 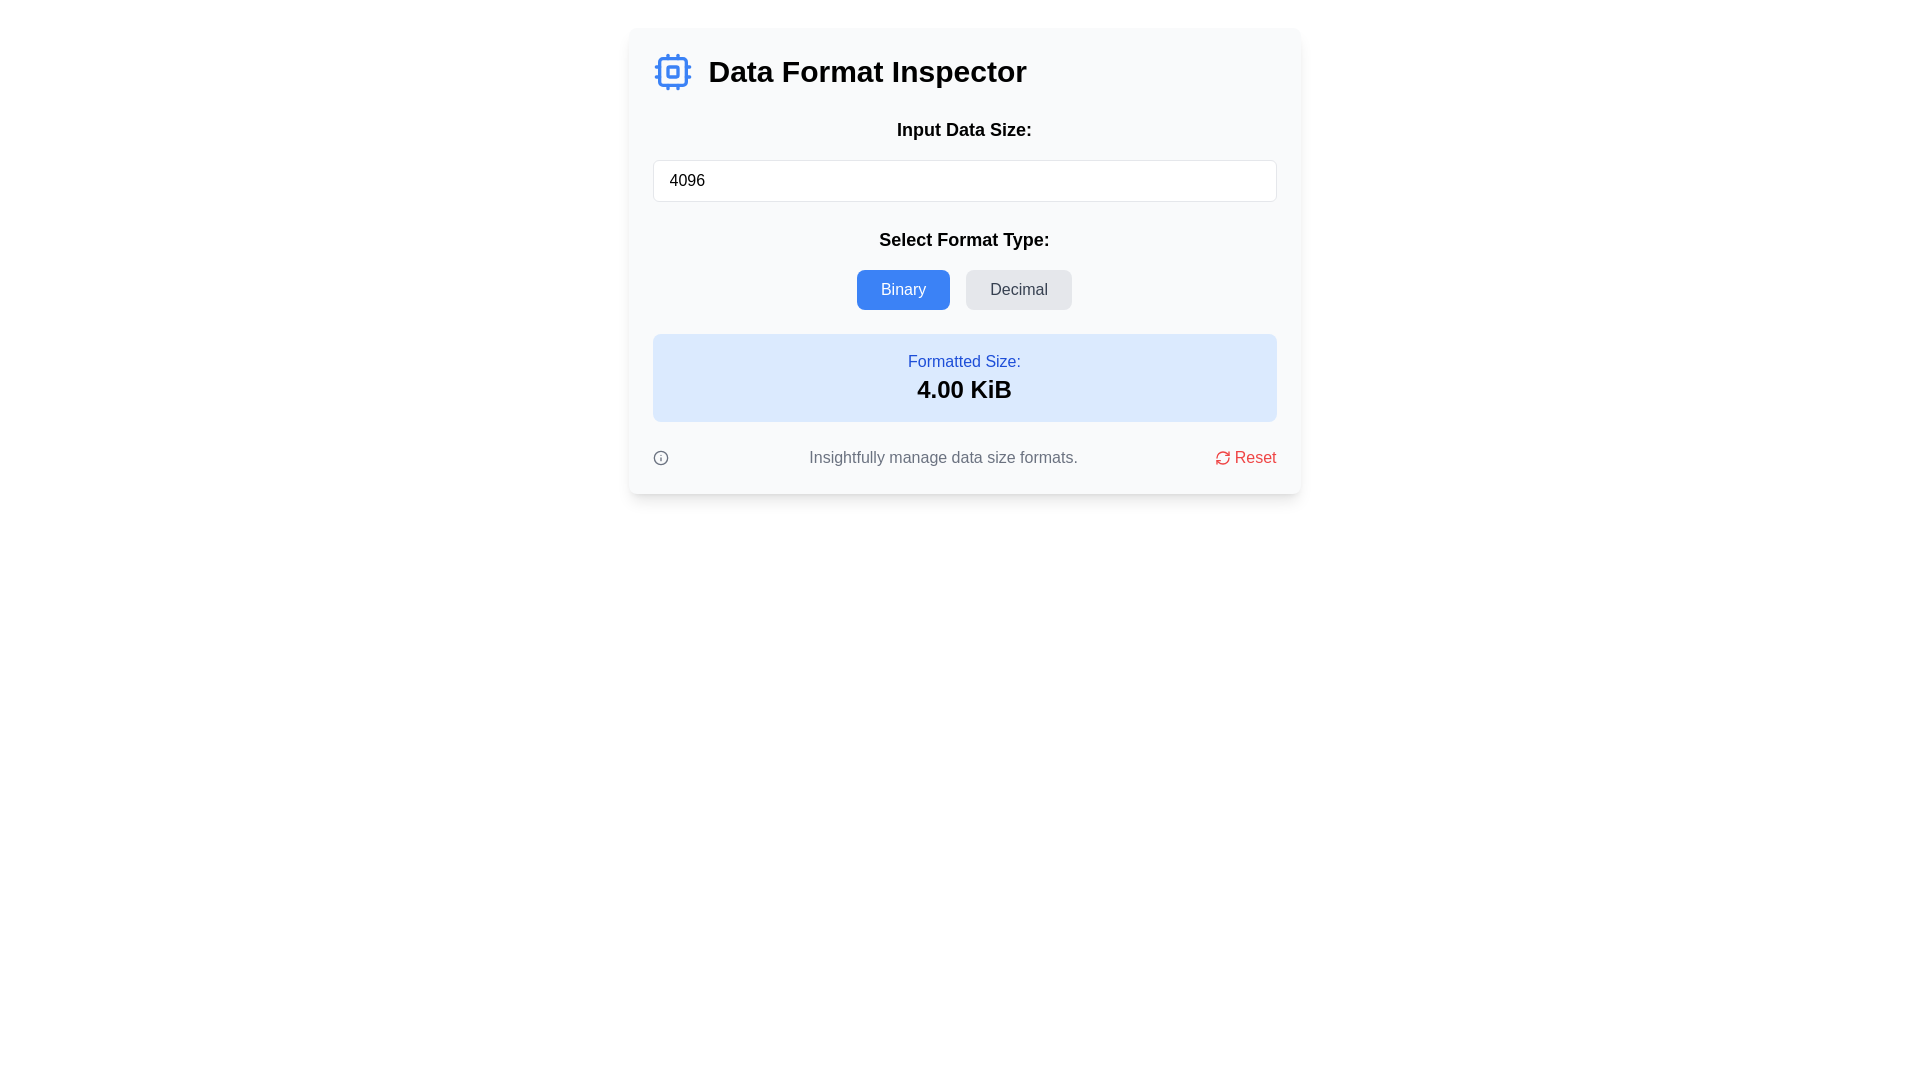 What do you see at coordinates (672, 71) in the screenshot?
I see `the decorative graphic element within the CPU icon, which is located in the upper-left quadrant of the user interface` at bounding box center [672, 71].